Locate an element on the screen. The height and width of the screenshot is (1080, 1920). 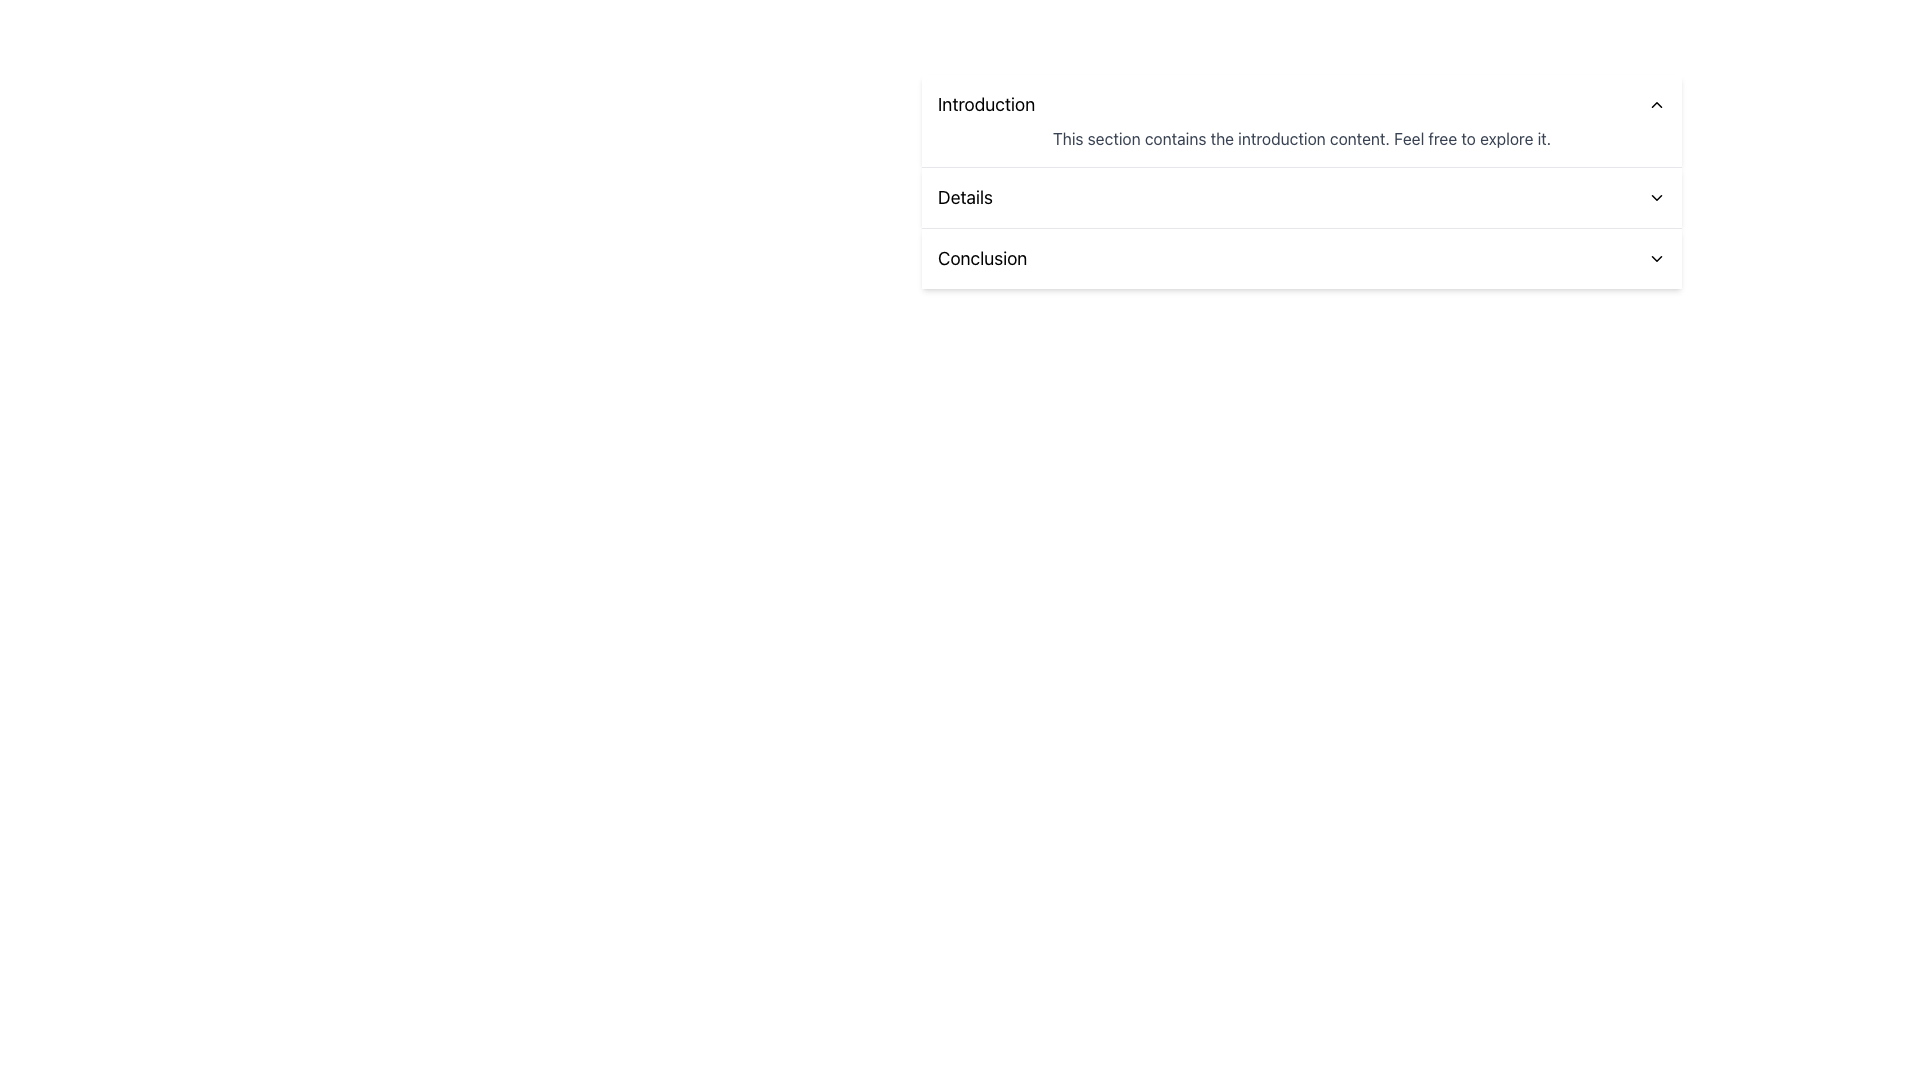
the downward-pointing chevron icon located to the right of the text 'Details' is located at coordinates (1656, 197).